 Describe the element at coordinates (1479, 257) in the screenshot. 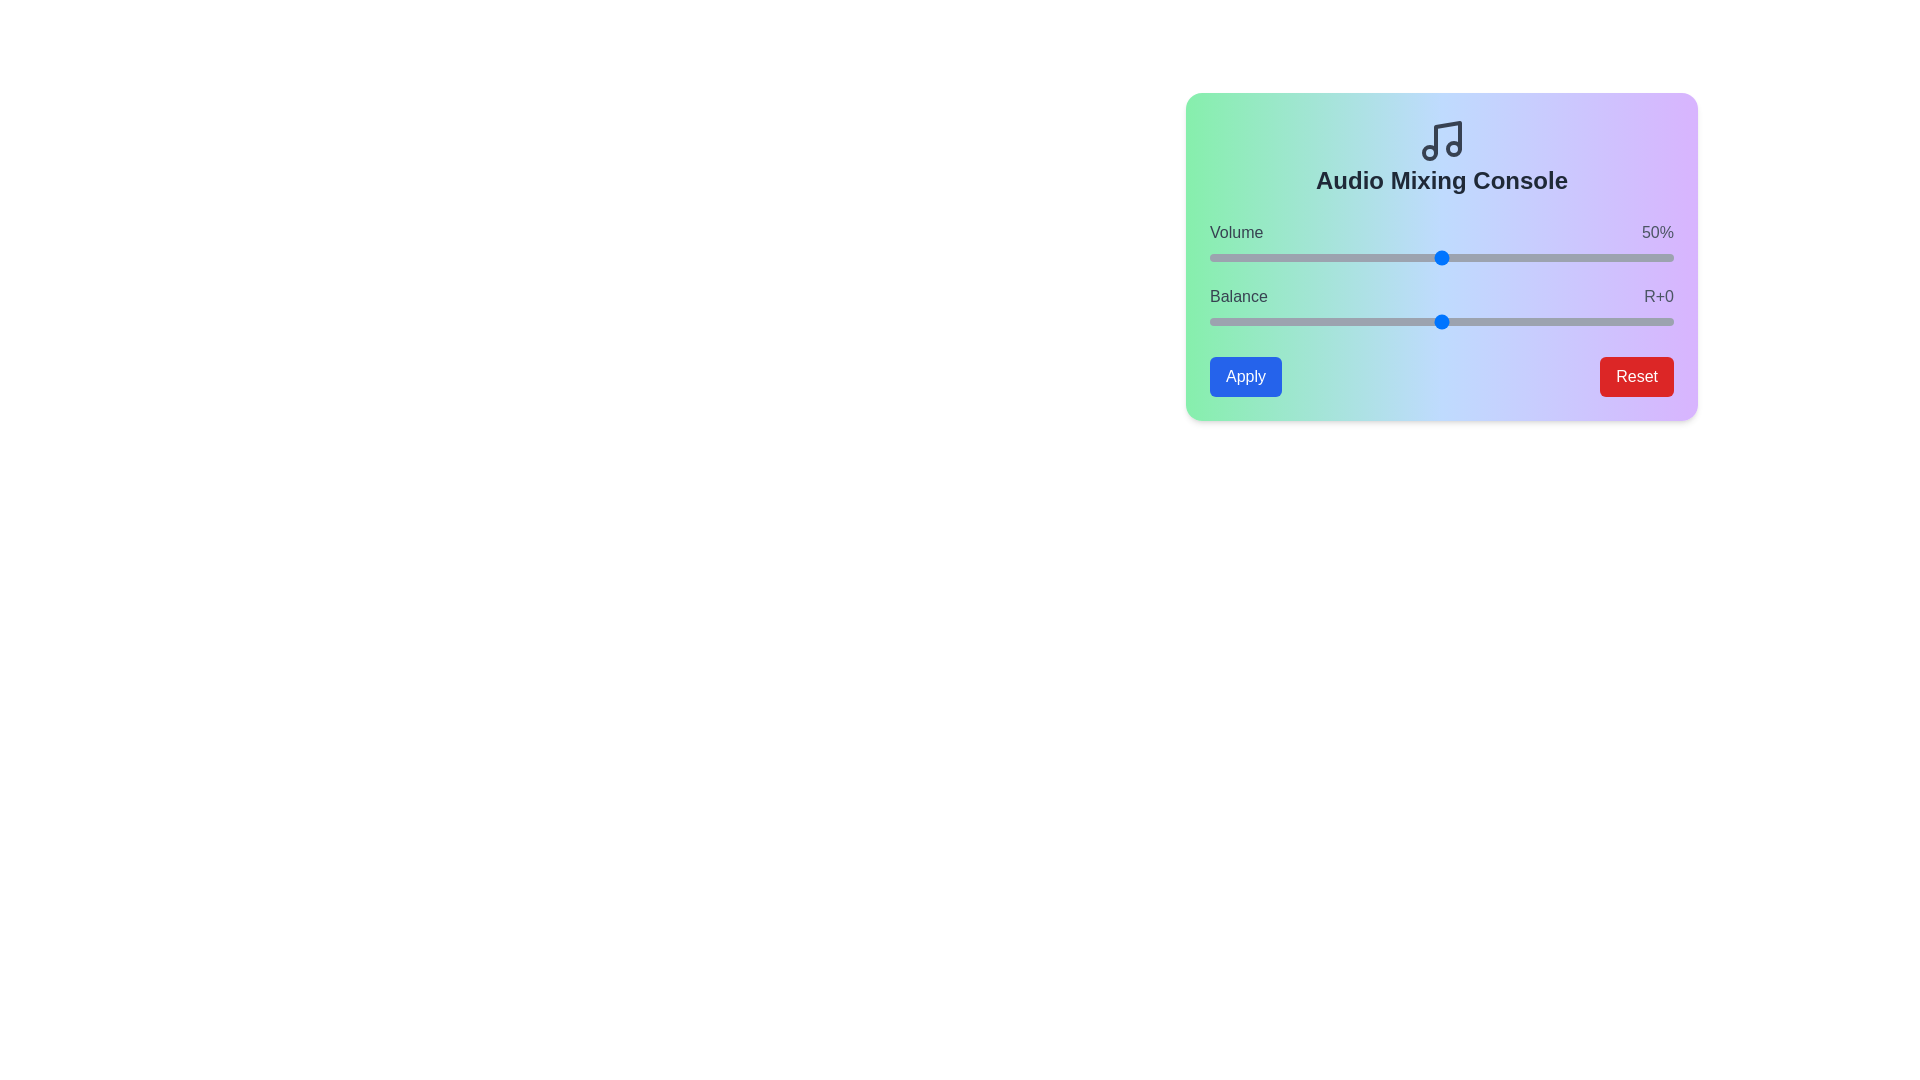

I see `the slider` at that location.